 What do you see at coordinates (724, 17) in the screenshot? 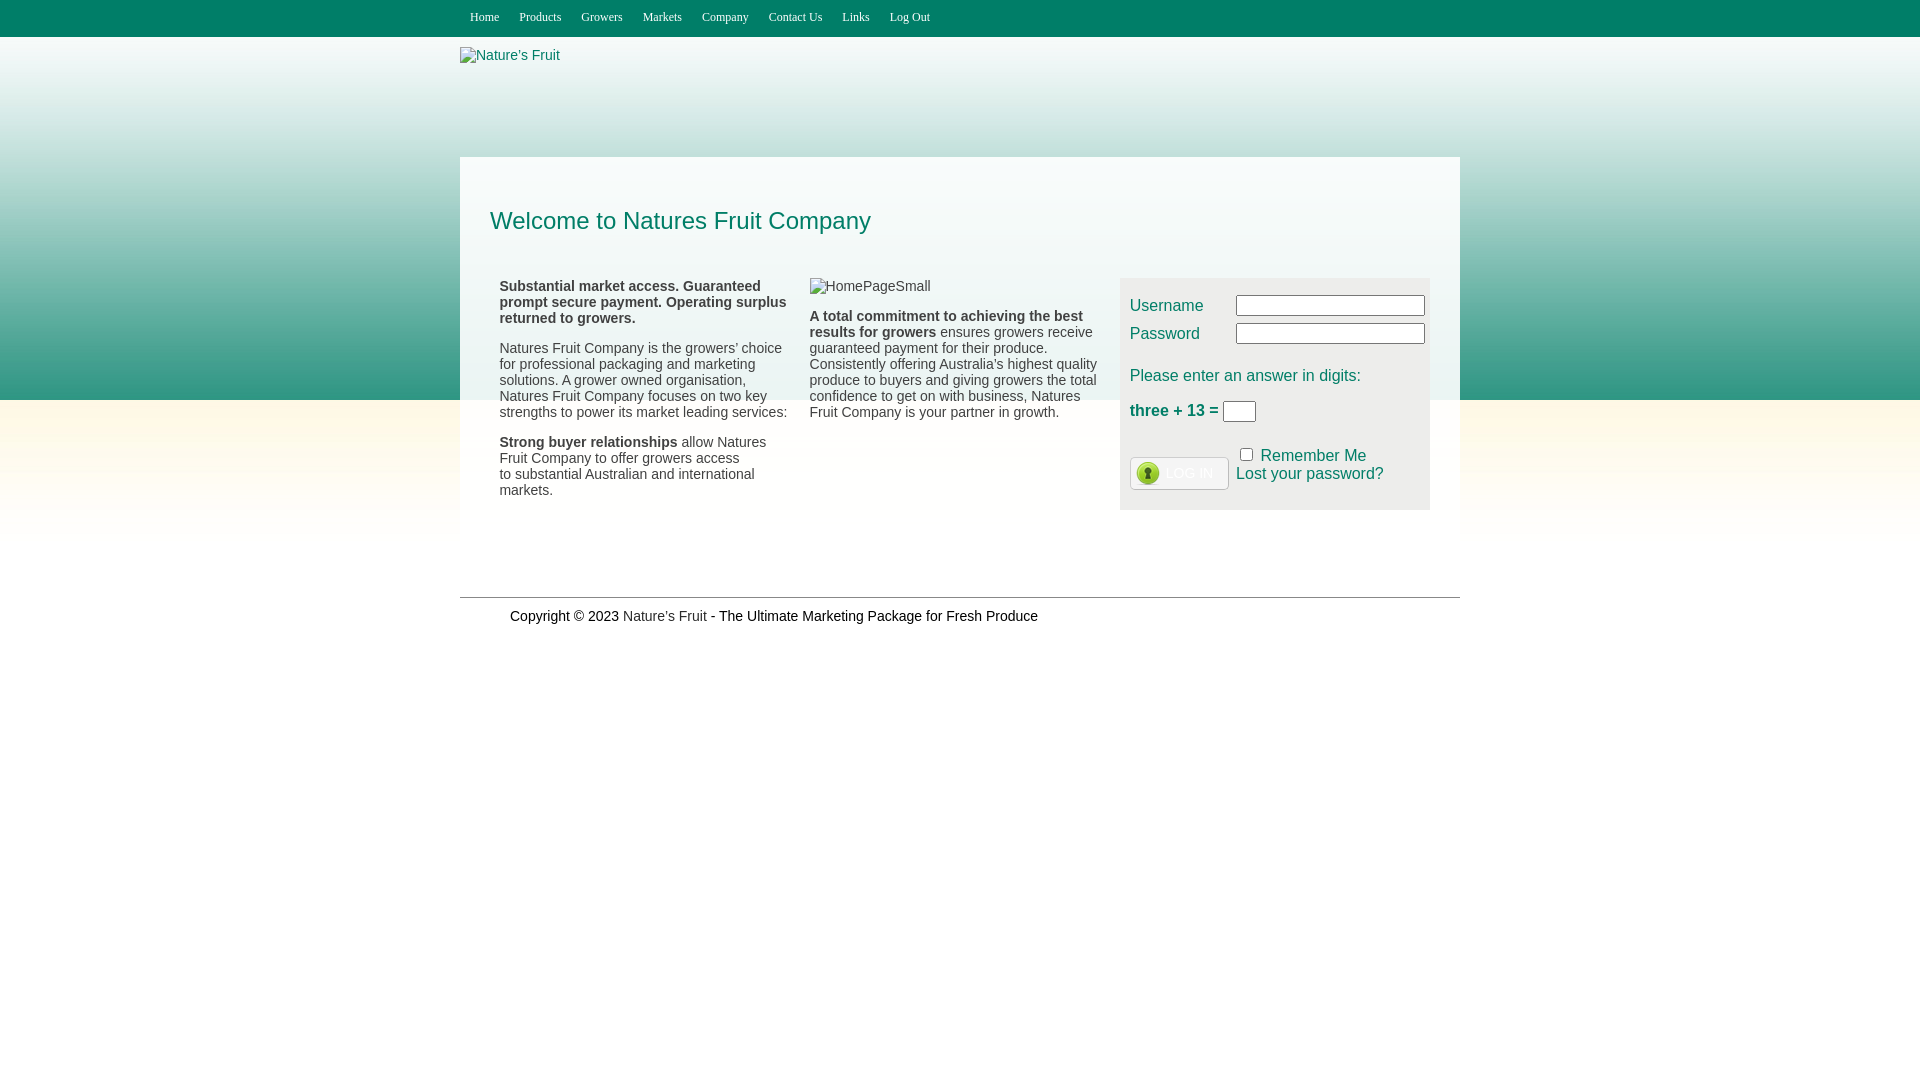
I see `'Company'` at bounding box center [724, 17].